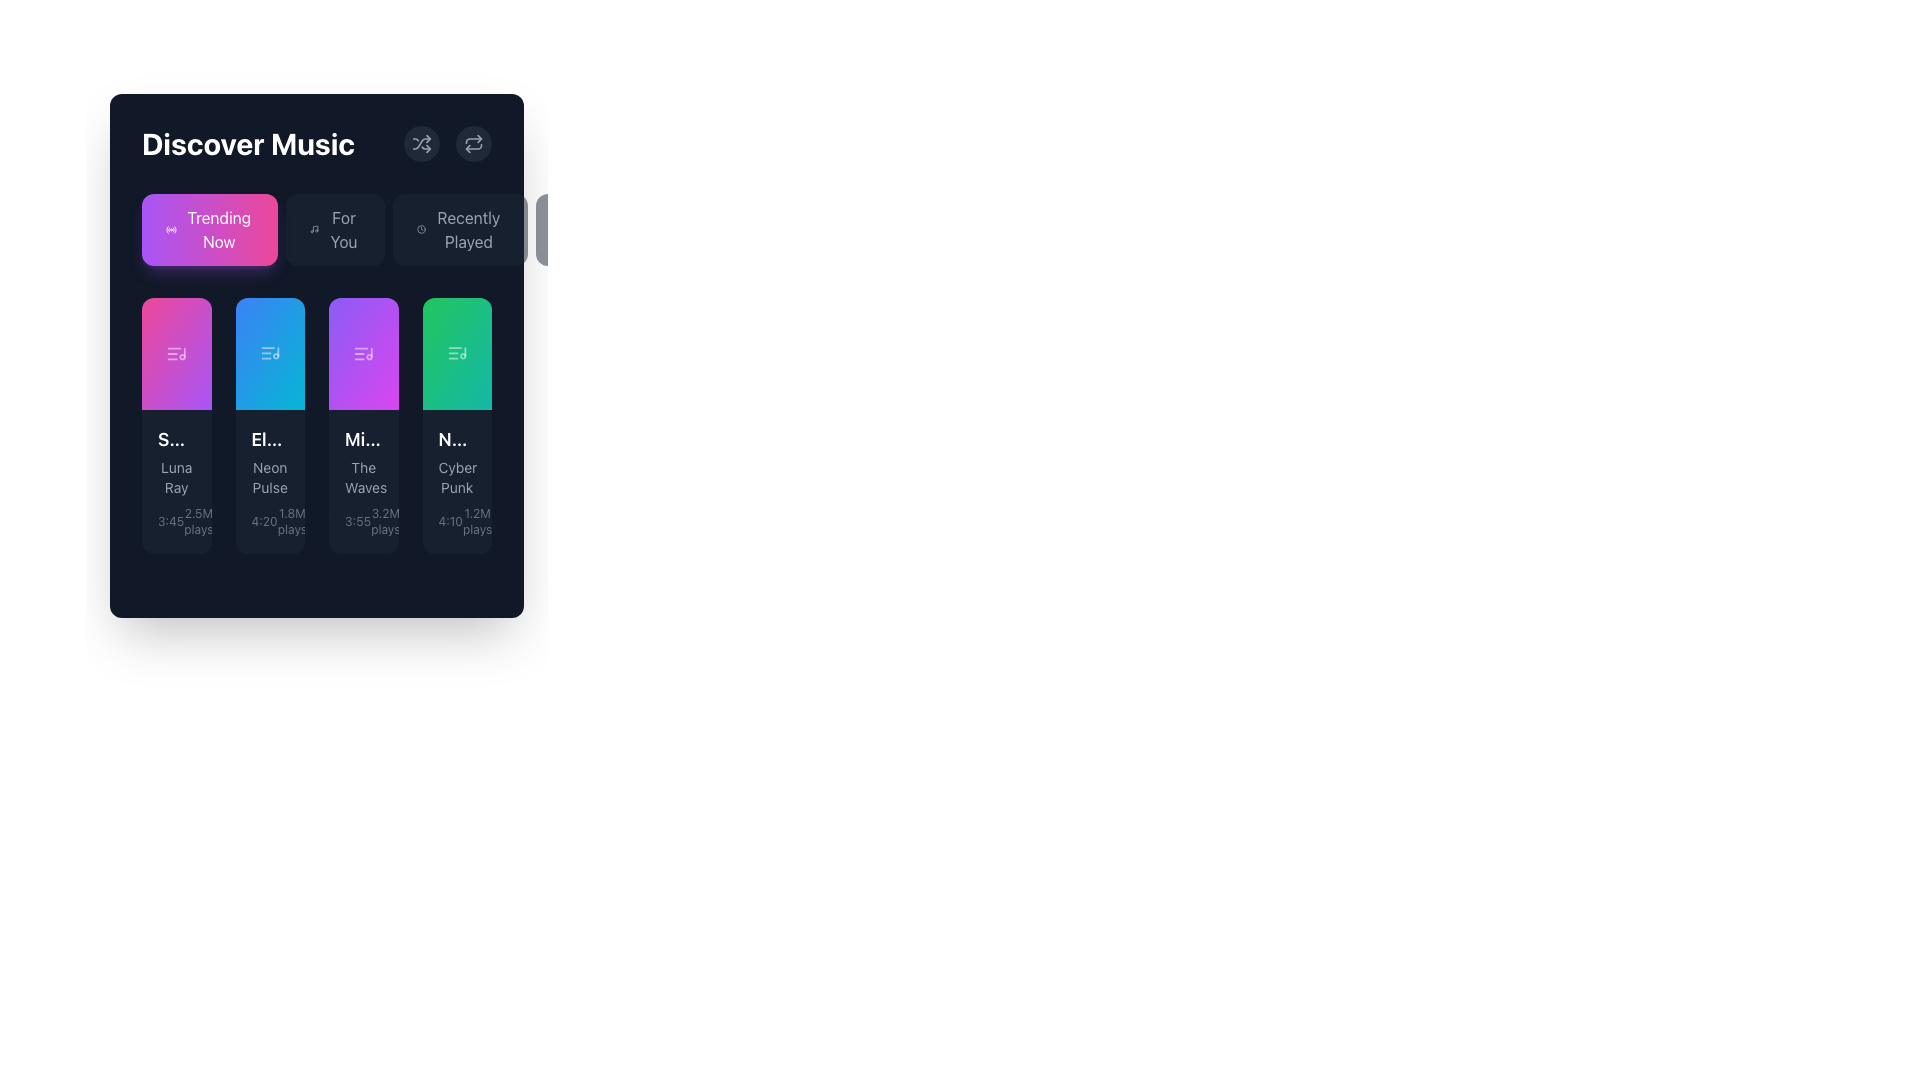  What do you see at coordinates (459, 229) in the screenshot?
I see `the 'Recently Played' button, which is a rectangular button with a clock icon on its left, located between the 'For You' button and the 'Podcasts' button` at bounding box center [459, 229].